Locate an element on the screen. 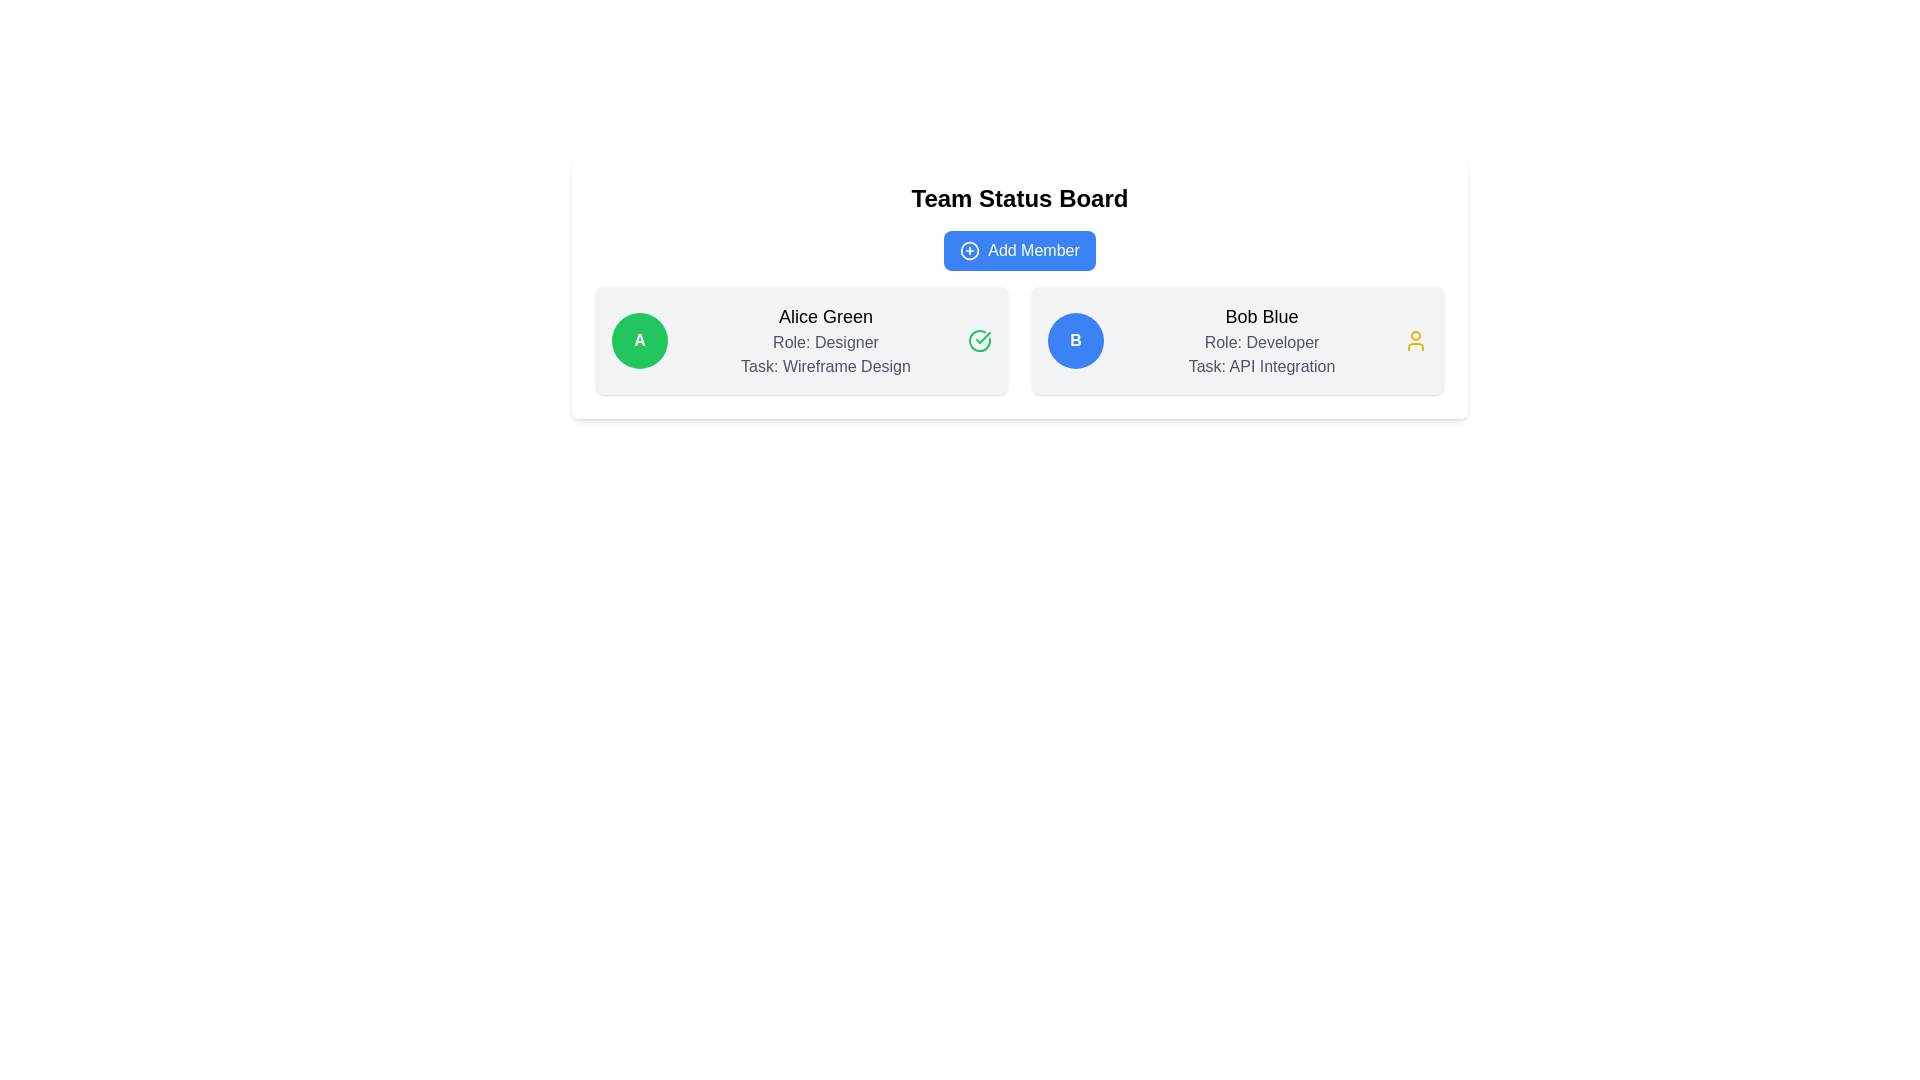 Image resolution: width=1920 pixels, height=1080 pixels. the visual status conveyed by the green circular outline with a checkmark in the top-right corner of the 'Alice Green' card under 'Team Status Board' is located at coordinates (979, 339).